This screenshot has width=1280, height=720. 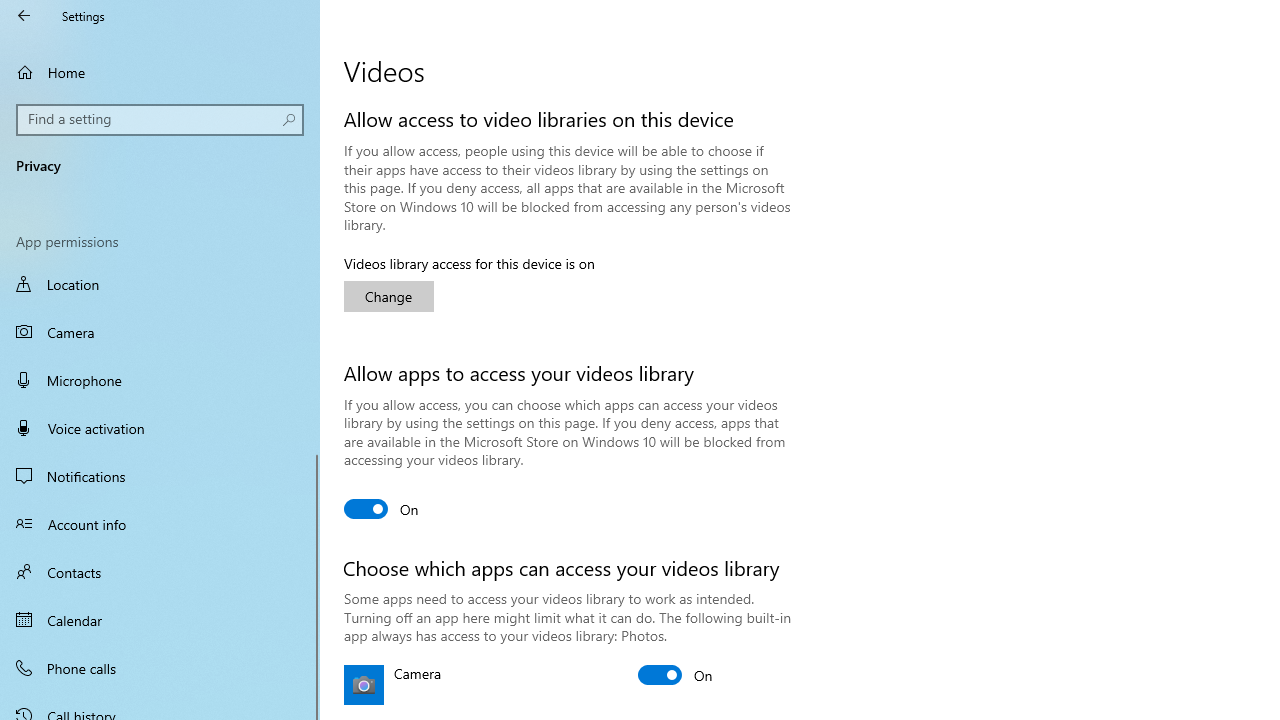 I want to click on 'Phone calls', so click(x=160, y=667).